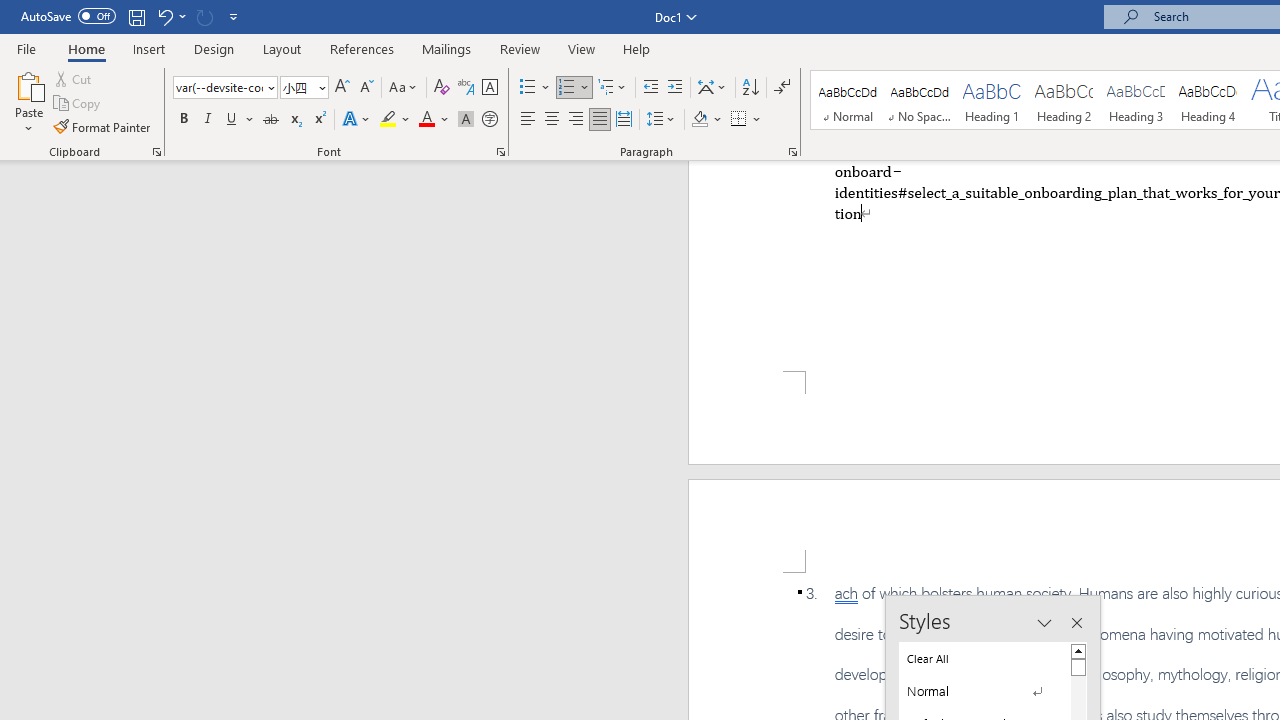 The image size is (1280, 720). What do you see at coordinates (240, 119) in the screenshot?
I see `'Underline'` at bounding box center [240, 119].